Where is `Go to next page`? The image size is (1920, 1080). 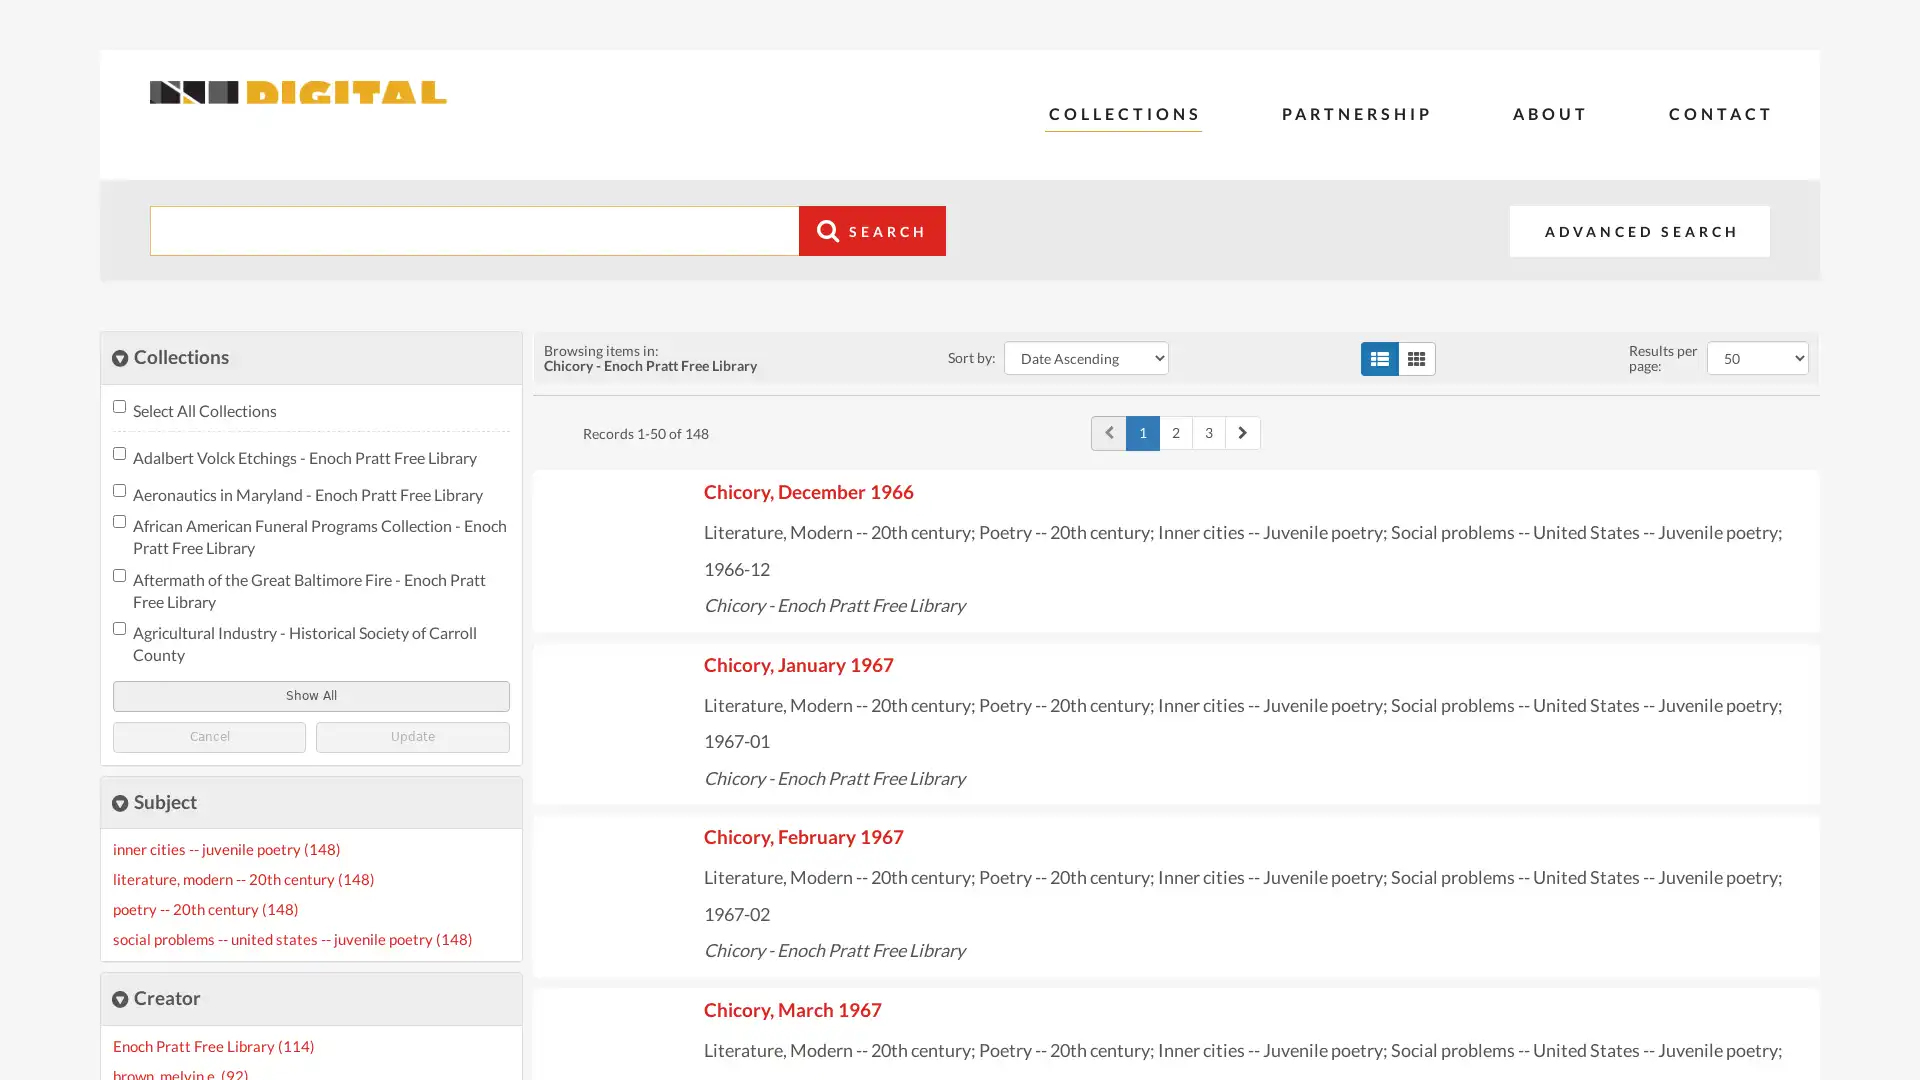
Go to next page is located at coordinates (1242, 431).